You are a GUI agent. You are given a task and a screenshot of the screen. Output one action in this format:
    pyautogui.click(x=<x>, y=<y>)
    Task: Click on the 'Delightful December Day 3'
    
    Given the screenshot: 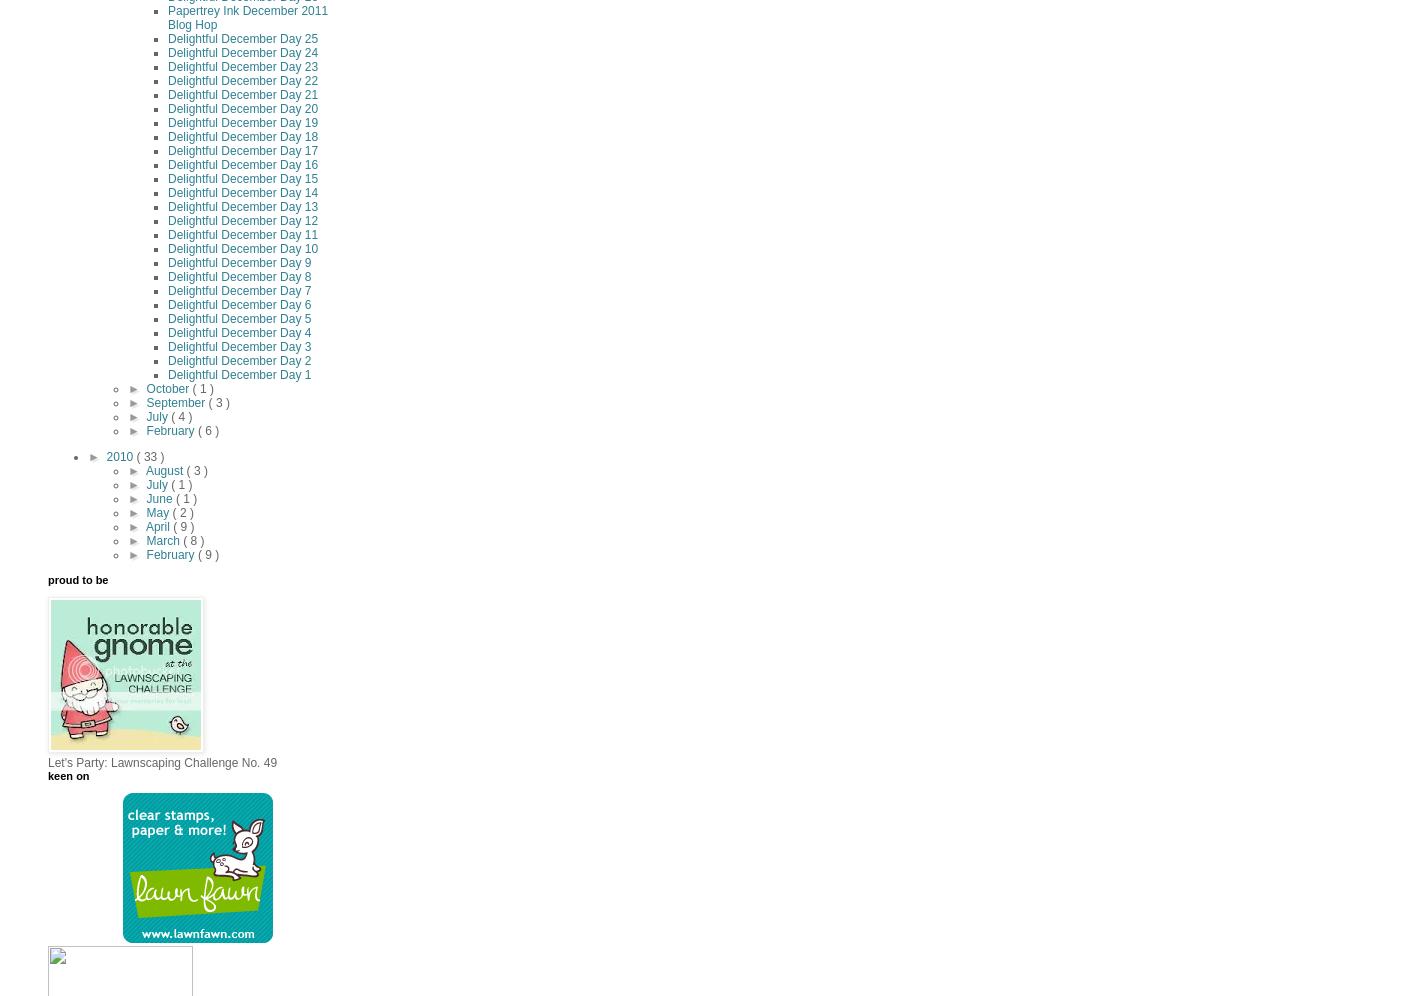 What is the action you would take?
    pyautogui.click(x=239, y=347)
    